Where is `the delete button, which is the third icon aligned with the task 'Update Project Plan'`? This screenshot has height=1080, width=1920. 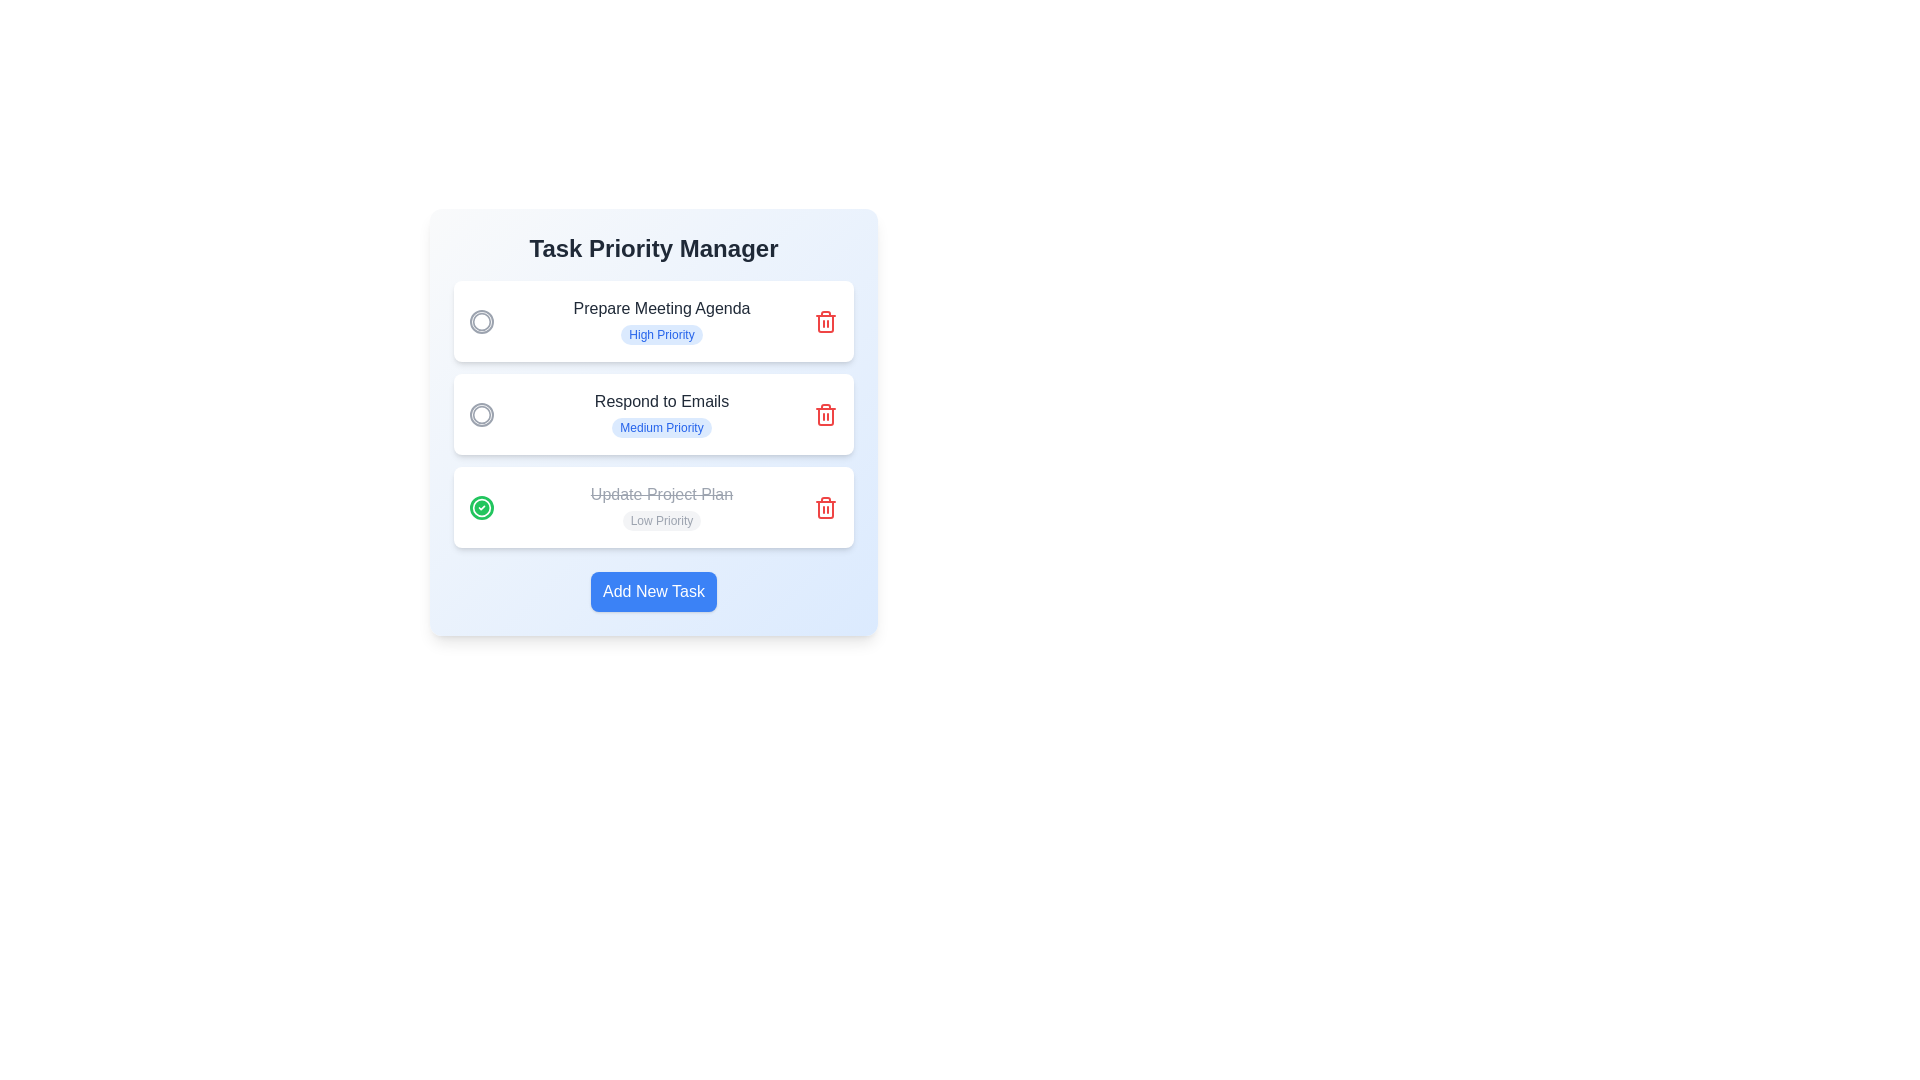 the delete button, which is the third icon aligned with the task 'Update Project Plan' is located at coordinates (825, 508).